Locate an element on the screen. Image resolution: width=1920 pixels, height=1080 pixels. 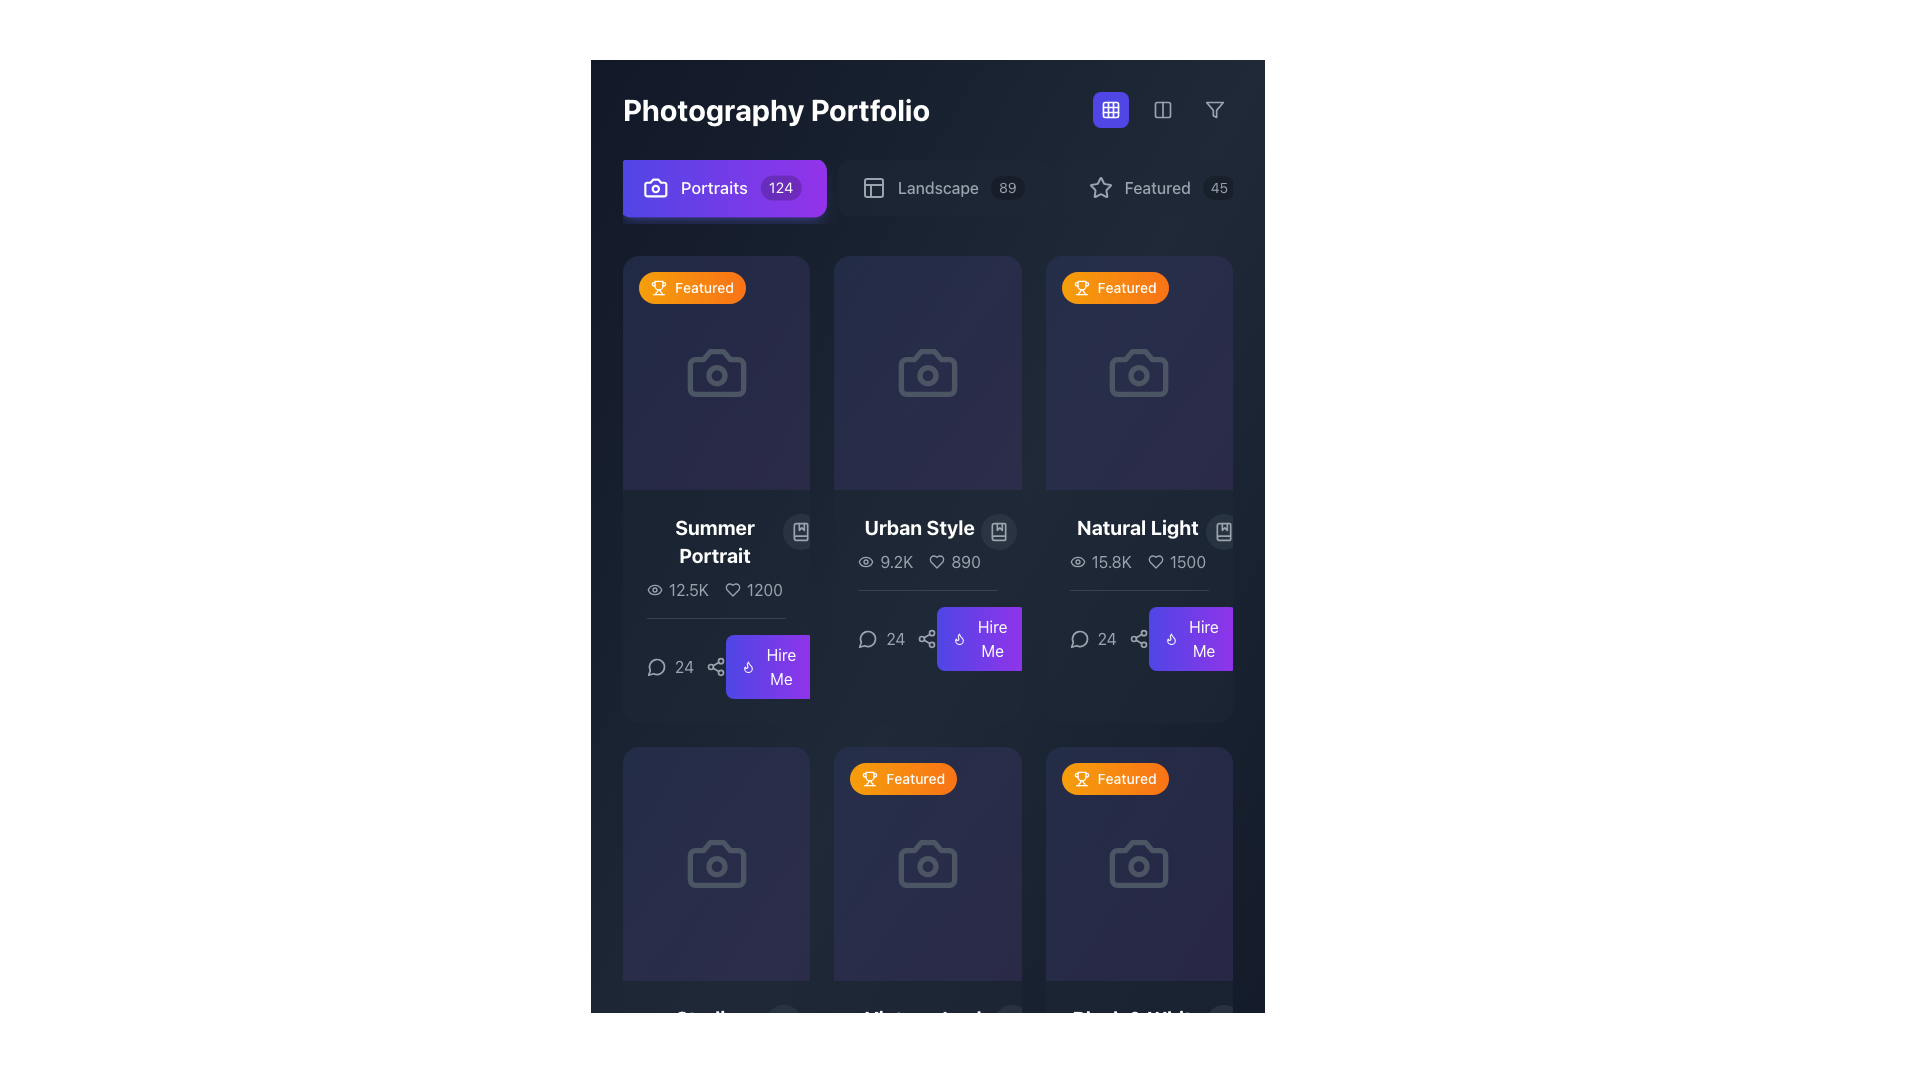
the 'Landscape' button with dark background and light gray text is located at coordinates (942, 188).